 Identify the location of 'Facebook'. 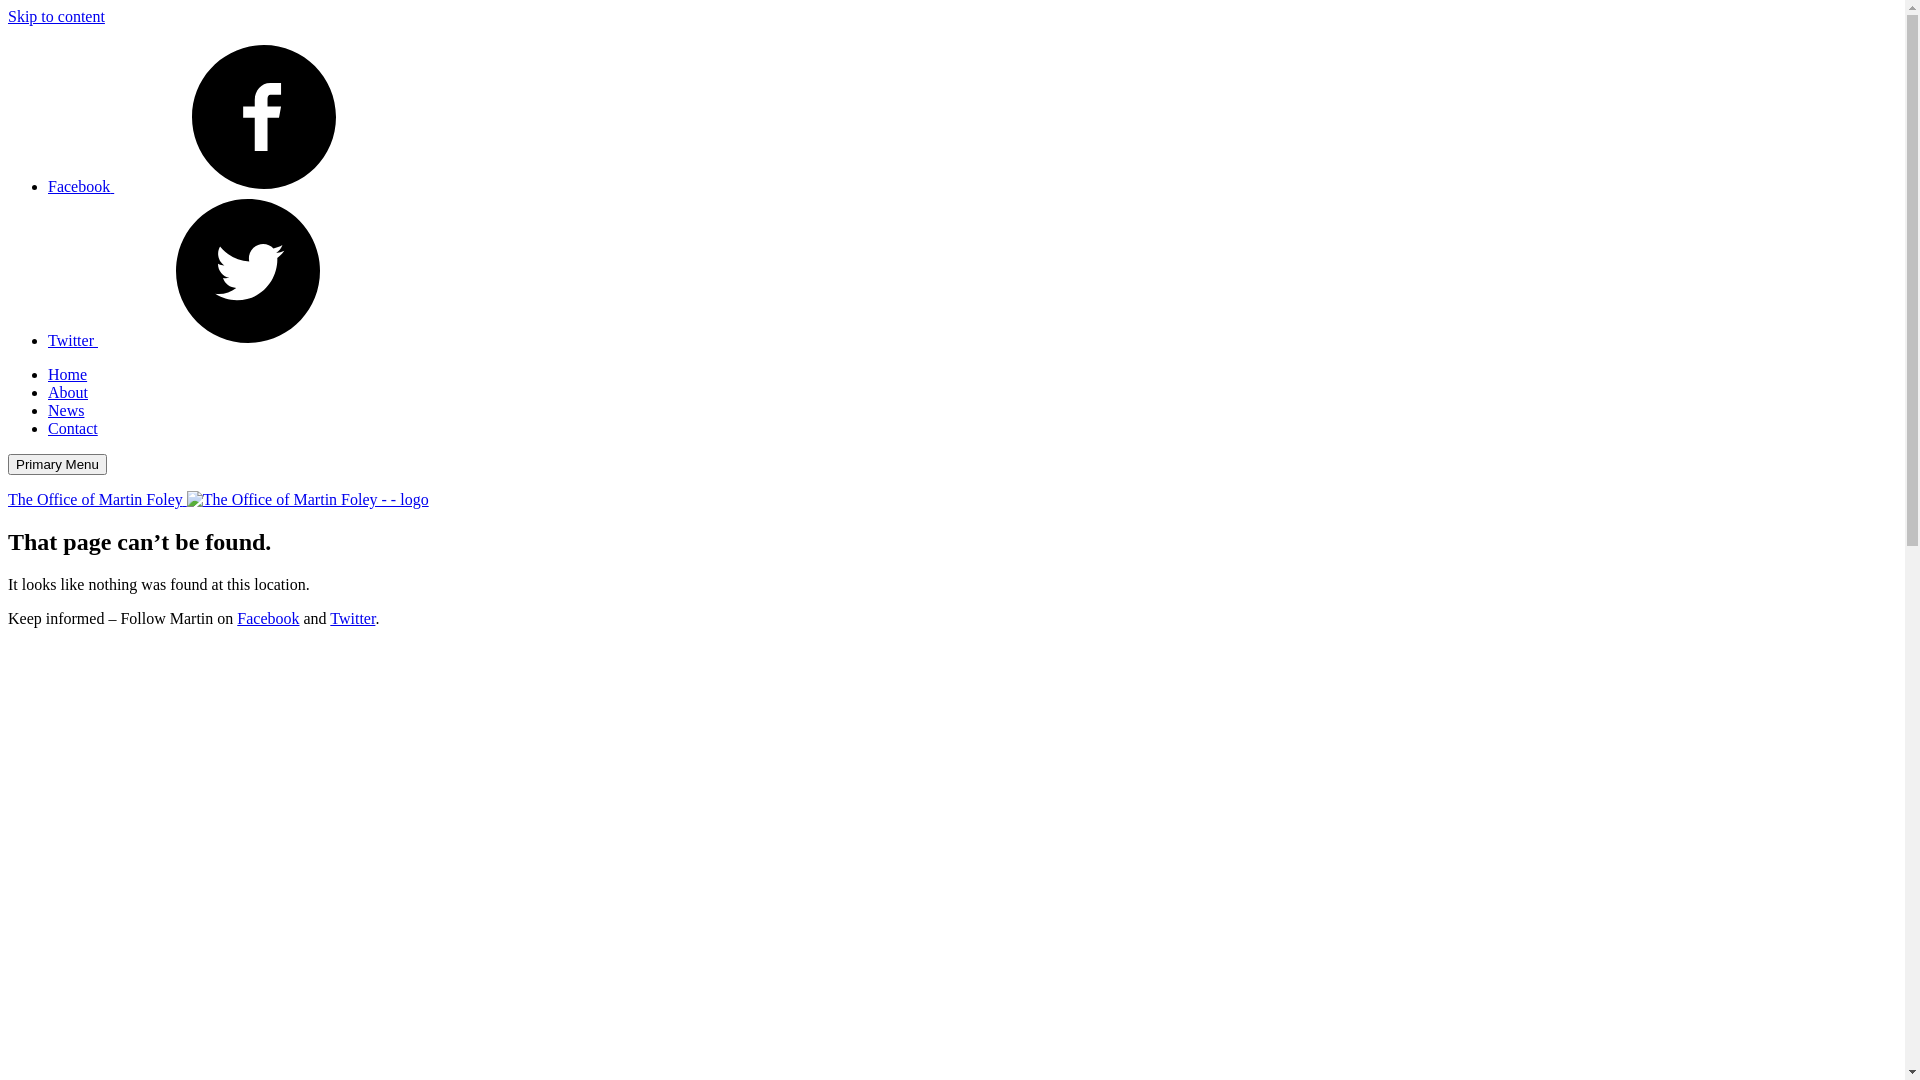
(230, 186).